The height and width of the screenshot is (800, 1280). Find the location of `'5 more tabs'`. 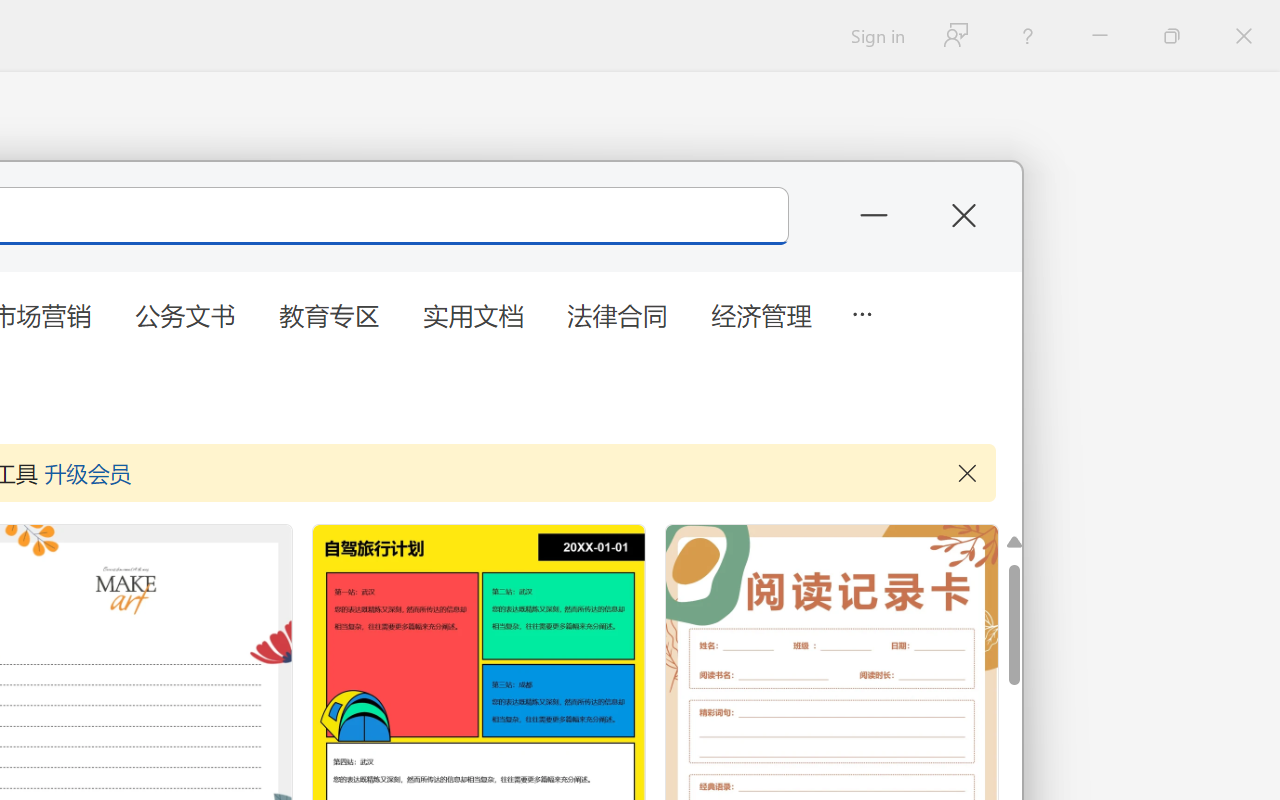

'5 more tabs' is located at coordinates (861, 311).